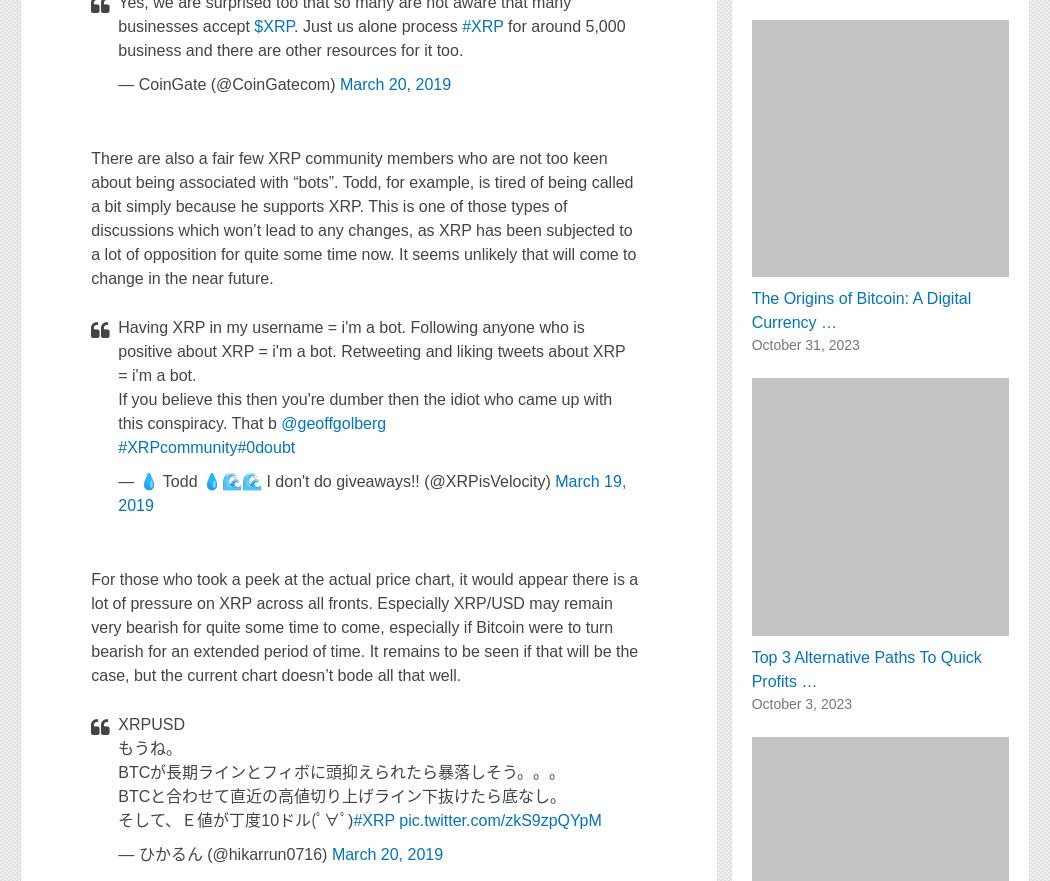 The height and width of the screenshot is (881, 1050). Describe the element at coordinates (363, 626) in the screenshot. I see `'For those who took a peek at the actual price chart, it would appear there is a lot of pressure on XRP across all fronts. Especially XRP/USD may remain very bearish for quite some time to come, especially if Bitcoin were to turn bearish for an extended period of time. It remains to be seen if that will be the case, but the current chart doesn’t bode all that well.'` at that location.